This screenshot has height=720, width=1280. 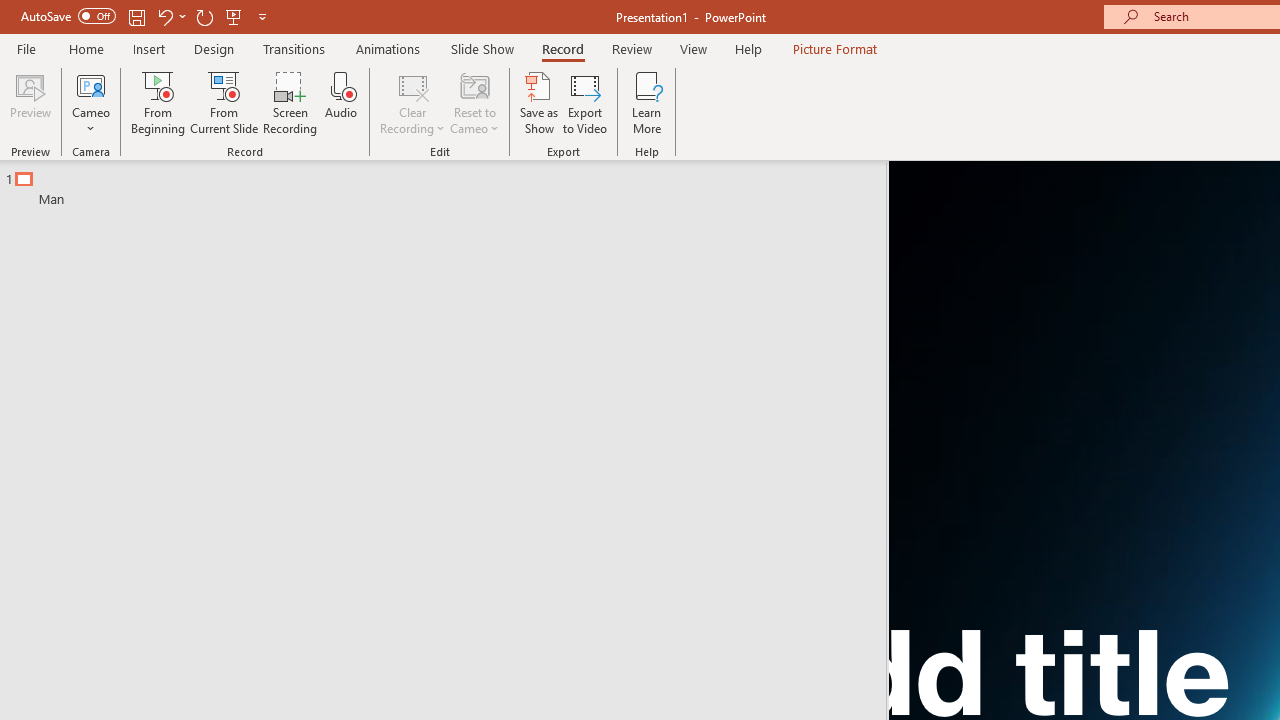 What do you see at coordinates (835, 48) in the screenshot?
I see `'Picture Format'` at bounding box center [835, 48].